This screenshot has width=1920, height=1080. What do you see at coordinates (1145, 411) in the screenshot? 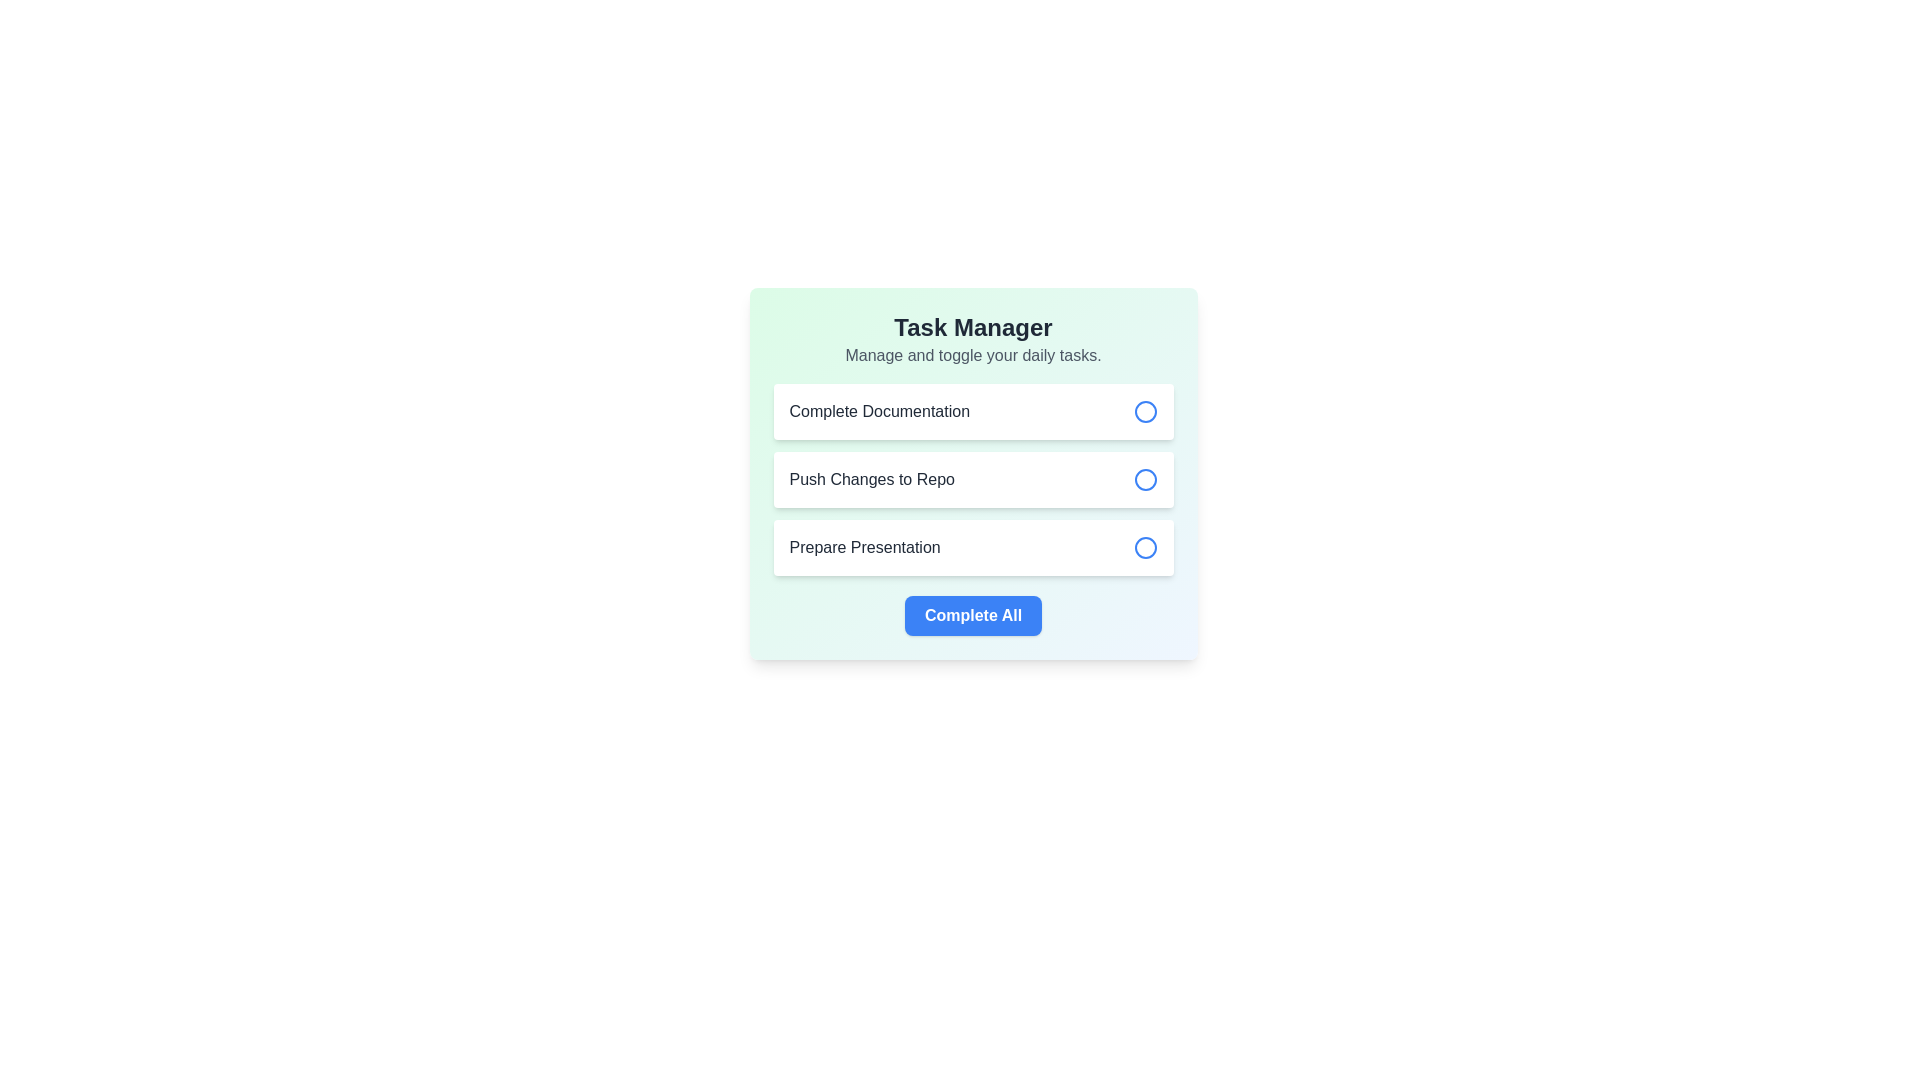
I see `the circular toggle or status indicator with a blue border located` at bounding box center [1145, 411].